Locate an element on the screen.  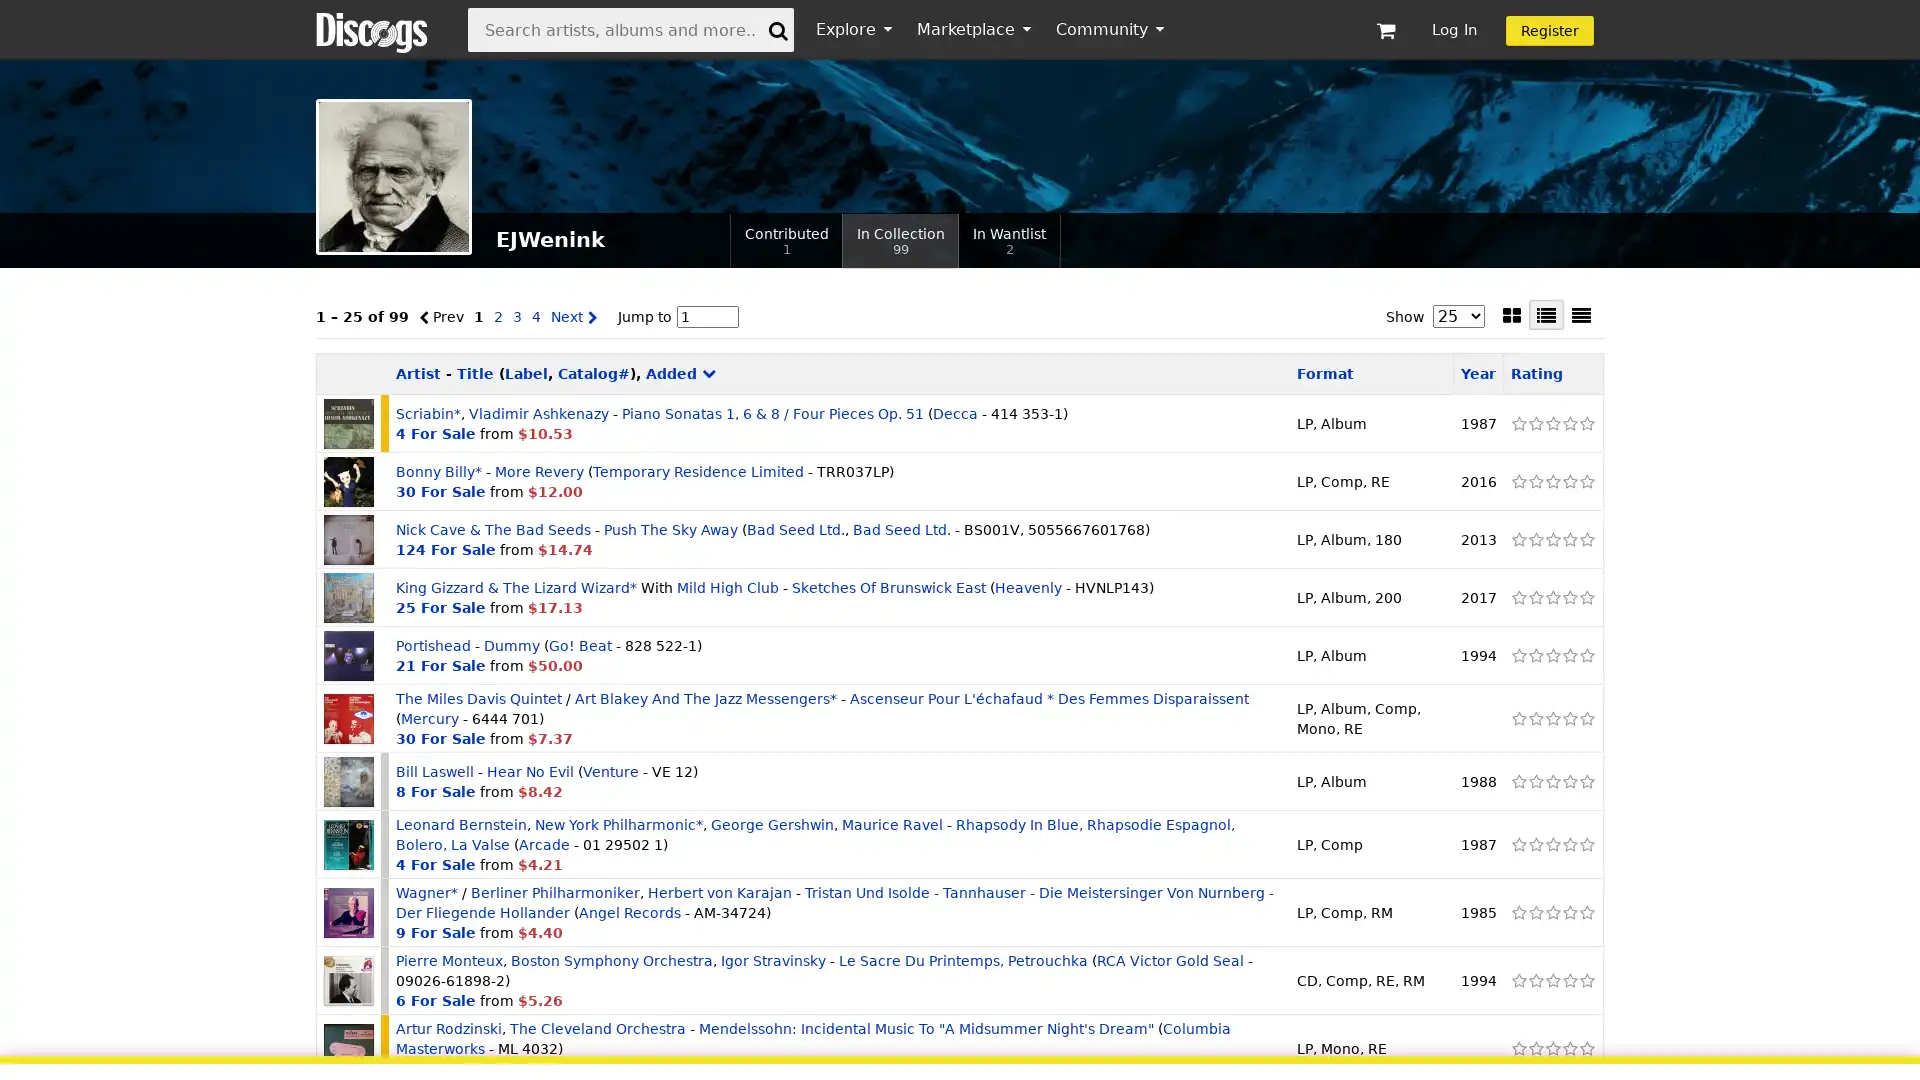
Rate this release 3 stars. is located at coordinates (1551, 482).